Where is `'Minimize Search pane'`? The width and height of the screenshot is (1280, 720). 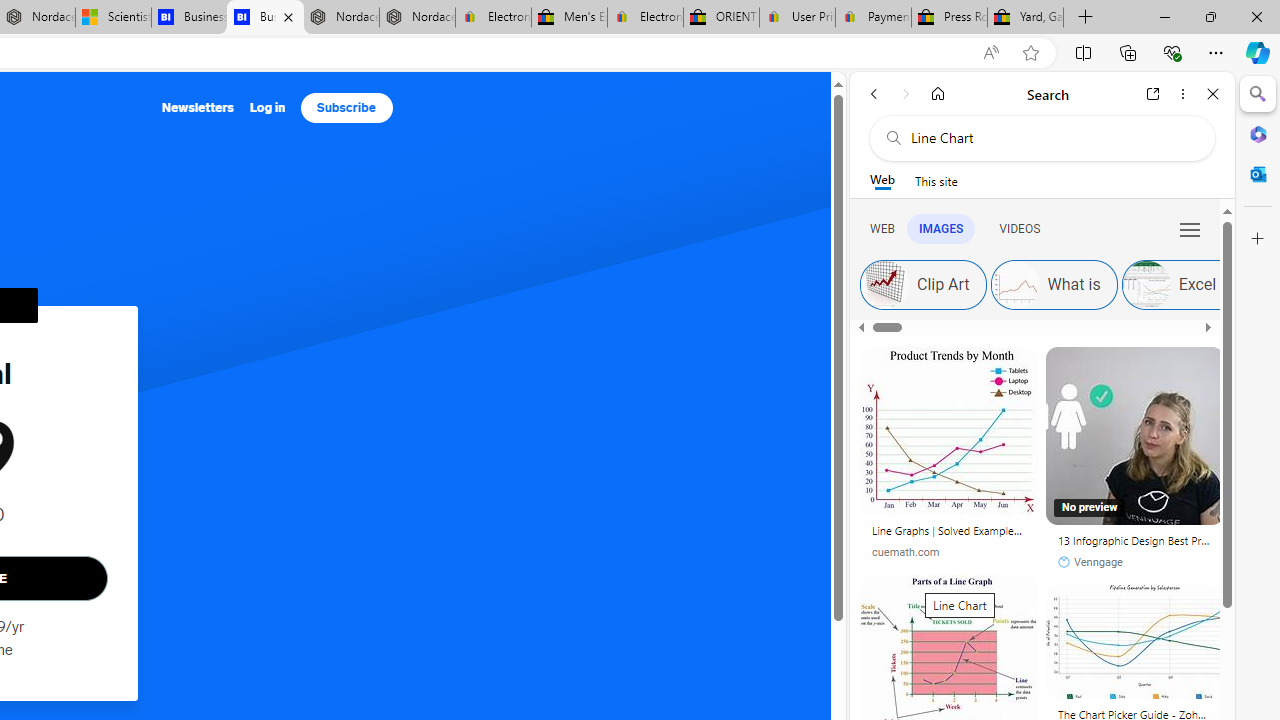 'Minimize Search pane' is located at coordinates (1257, 94).